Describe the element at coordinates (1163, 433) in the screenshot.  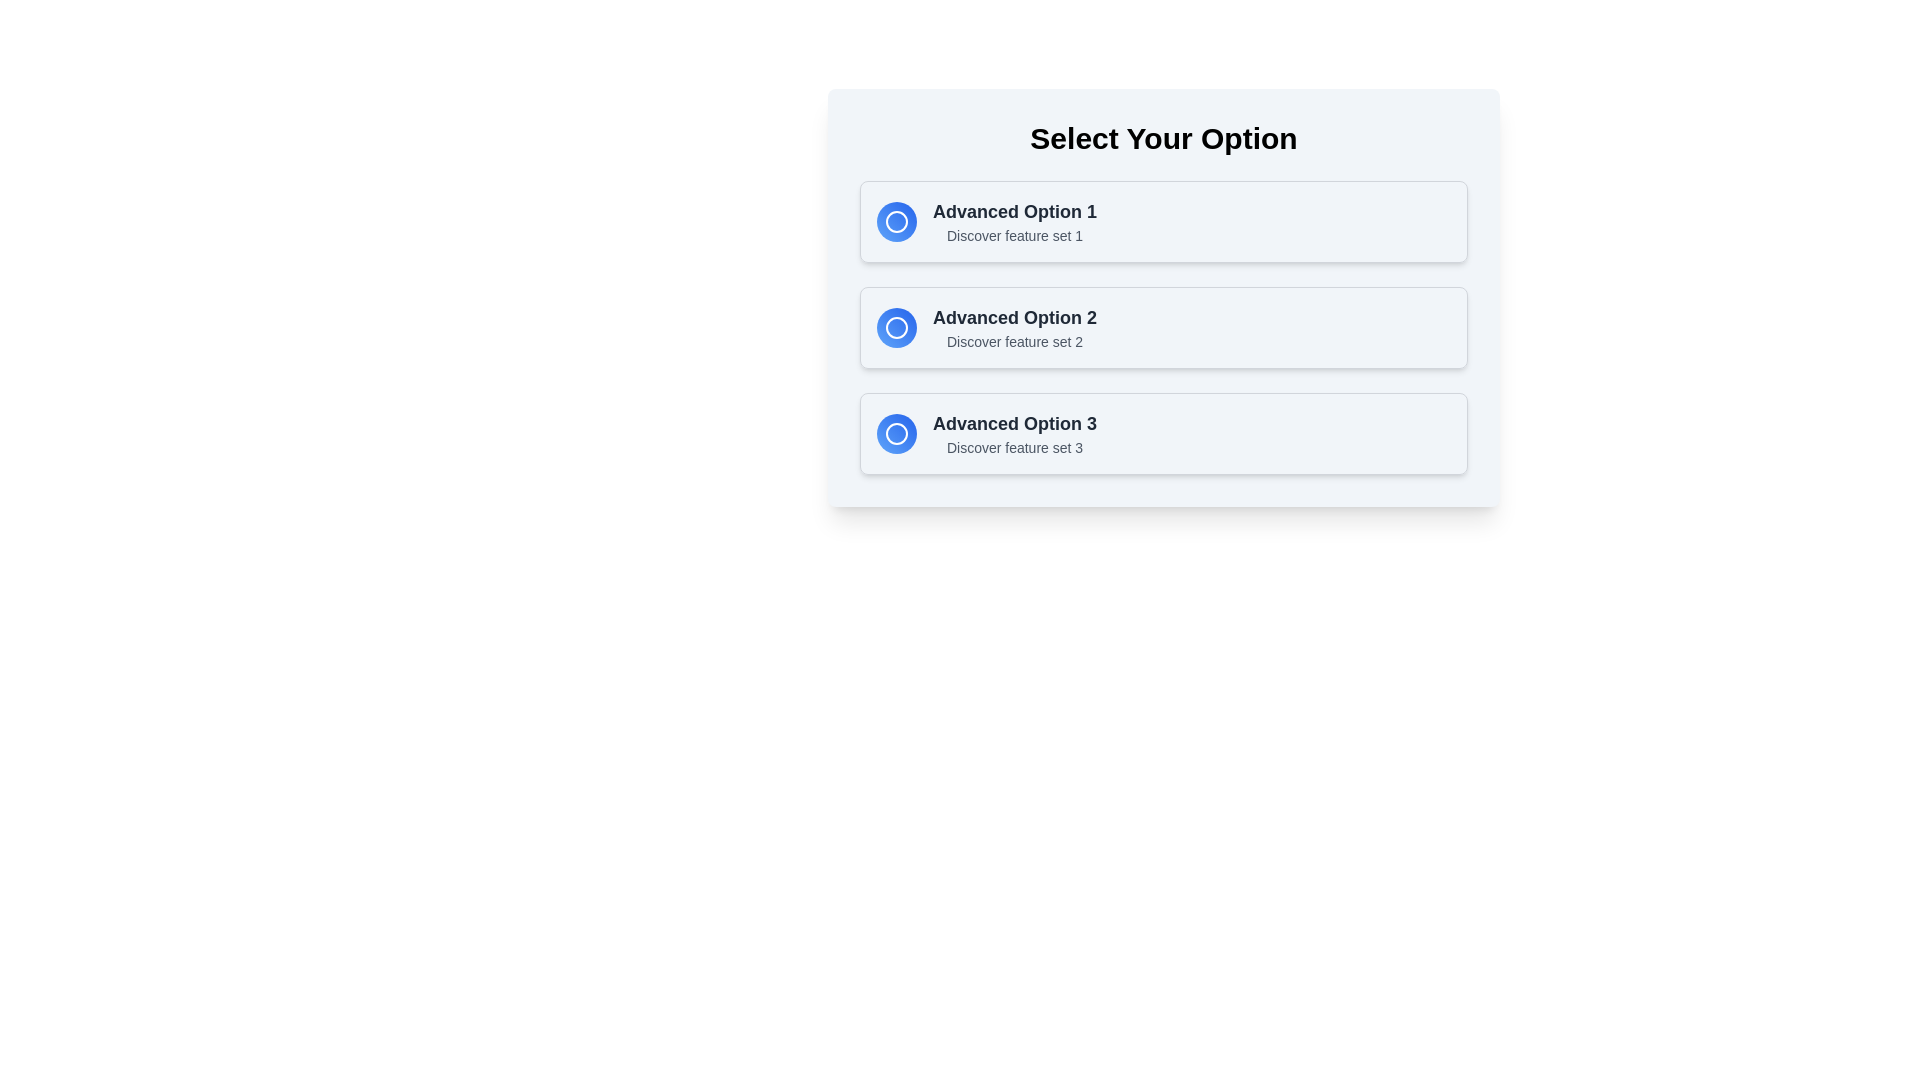
I see `the 'Advanced Option 3' selectable card, which is the third card in a vertical list` at that location.